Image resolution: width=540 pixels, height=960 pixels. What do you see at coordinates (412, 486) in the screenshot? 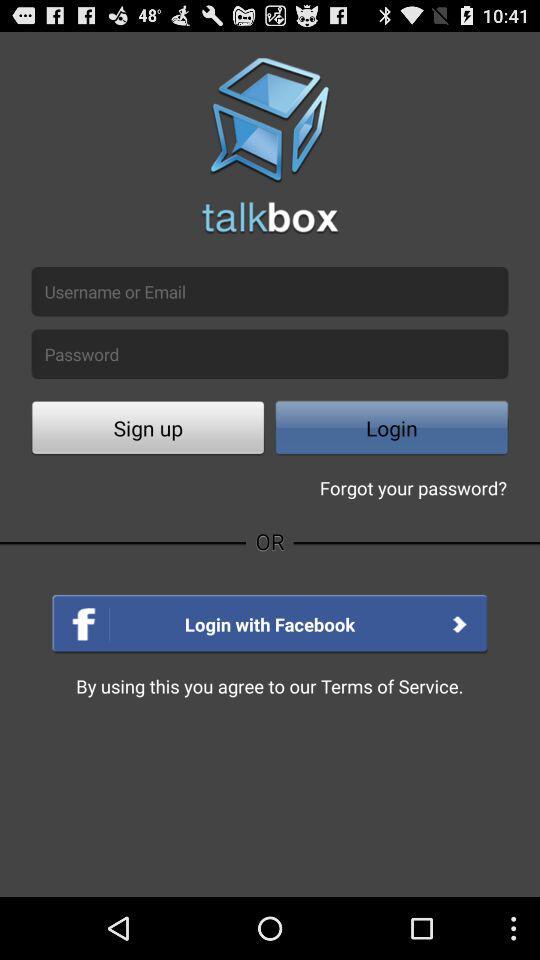
I see `forgot your password? icon` at bounding box center [412, 486].